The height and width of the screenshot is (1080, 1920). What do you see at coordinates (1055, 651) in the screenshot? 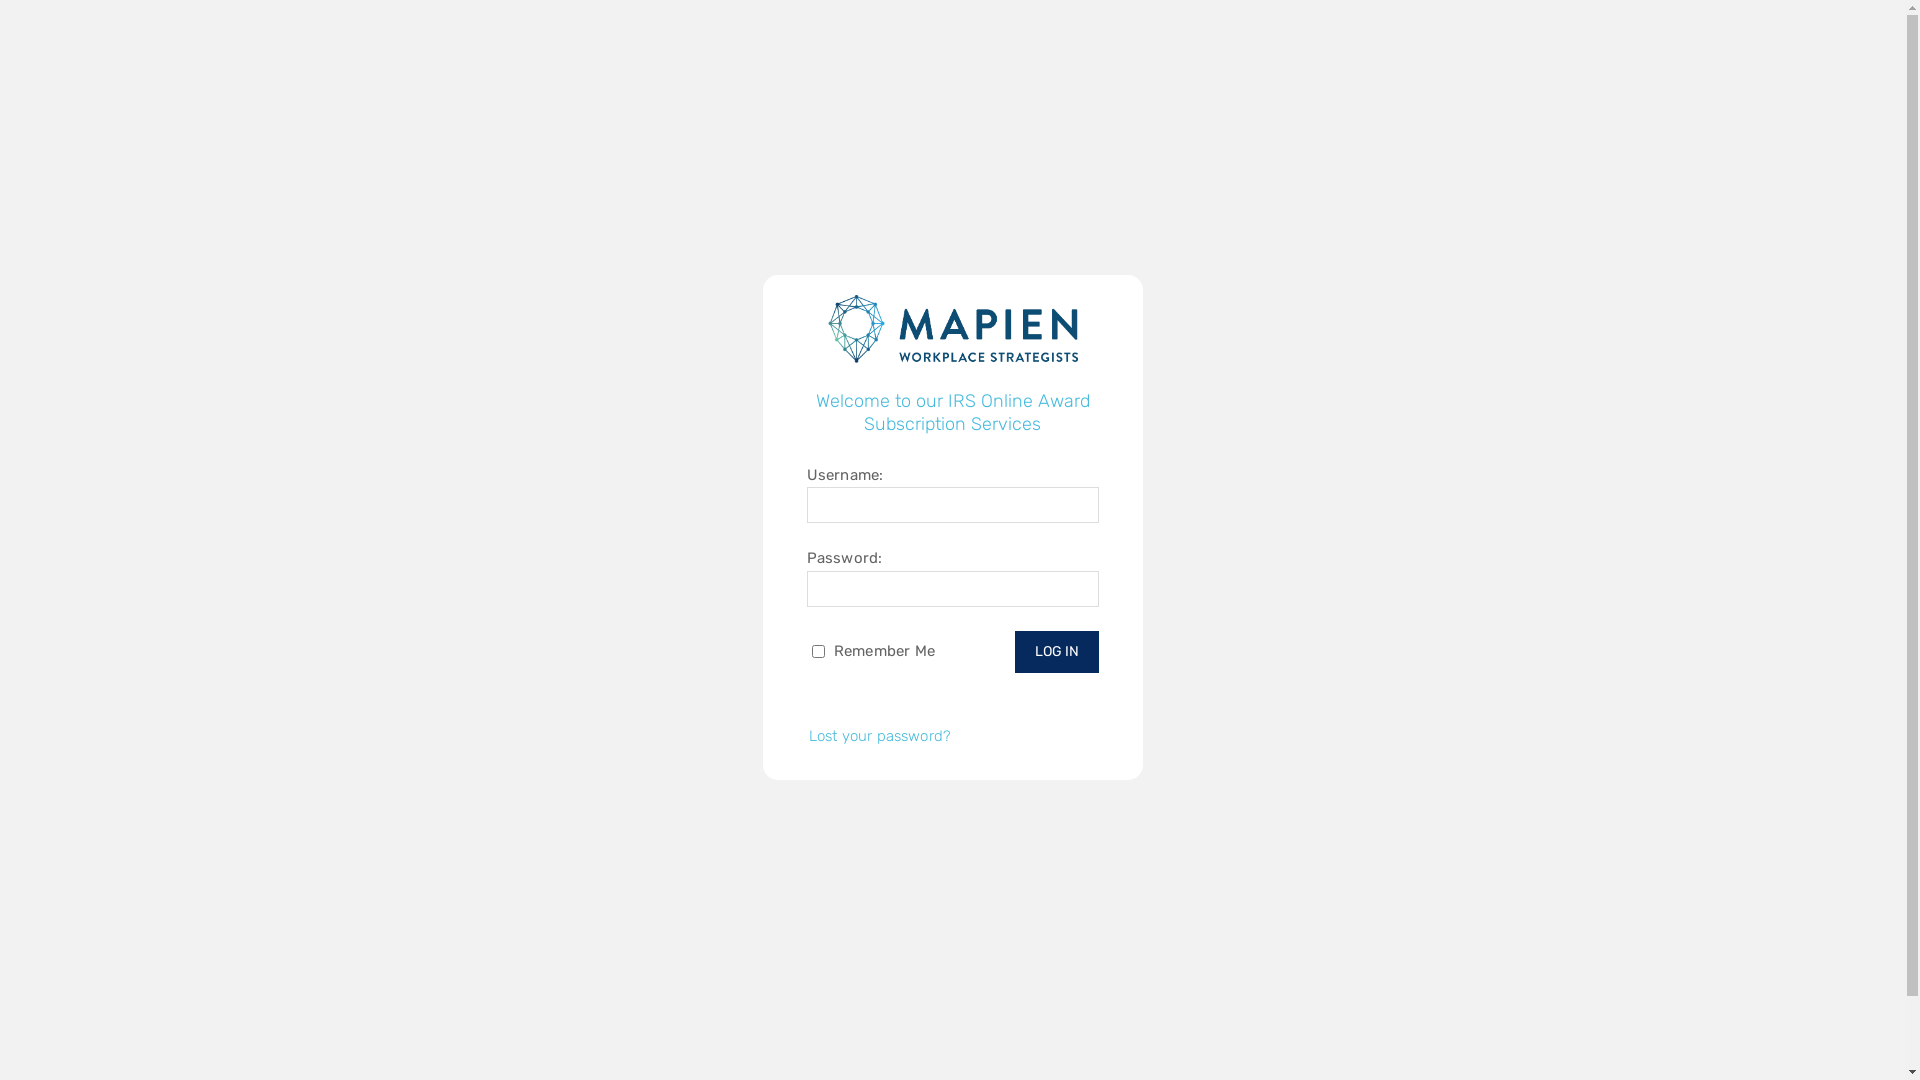
I see `'Log In'` at bounding box center [1055, 651].